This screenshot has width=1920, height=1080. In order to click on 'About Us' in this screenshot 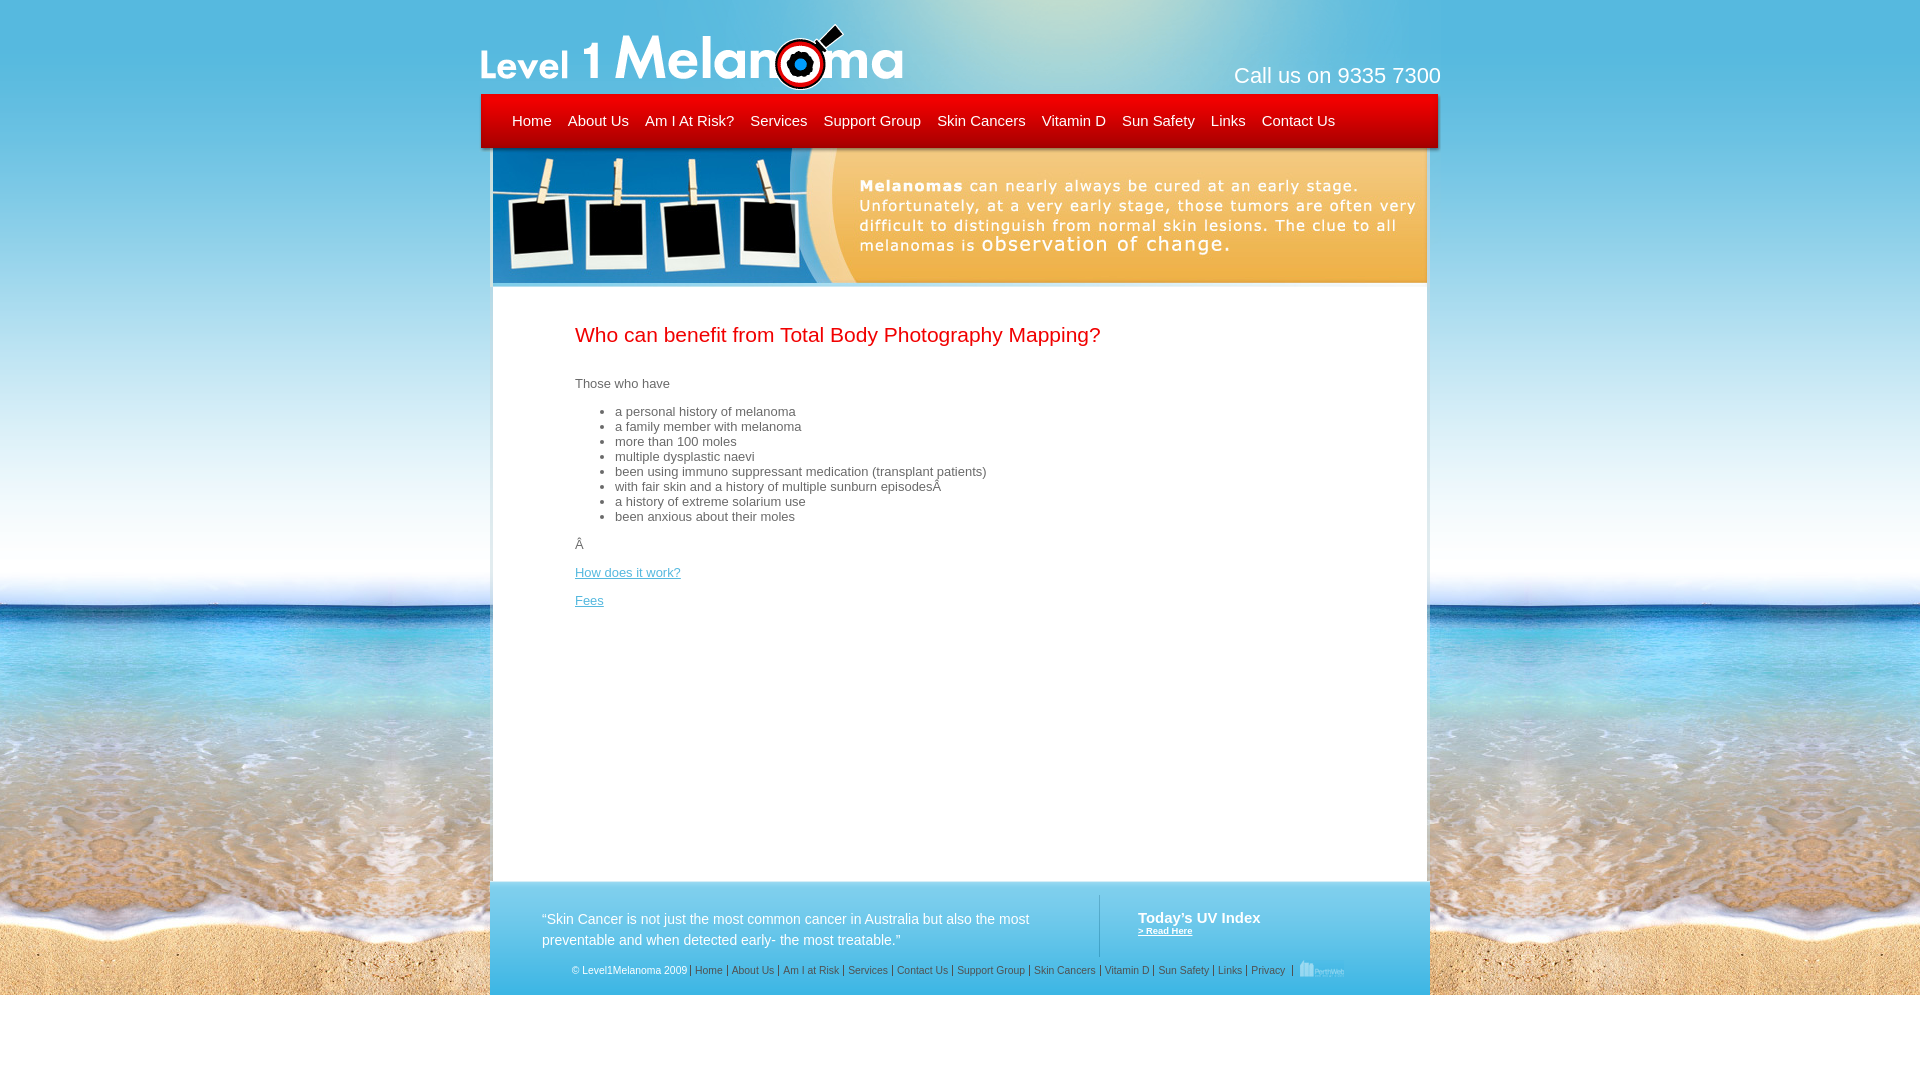, I will do `click(597, 120)`.